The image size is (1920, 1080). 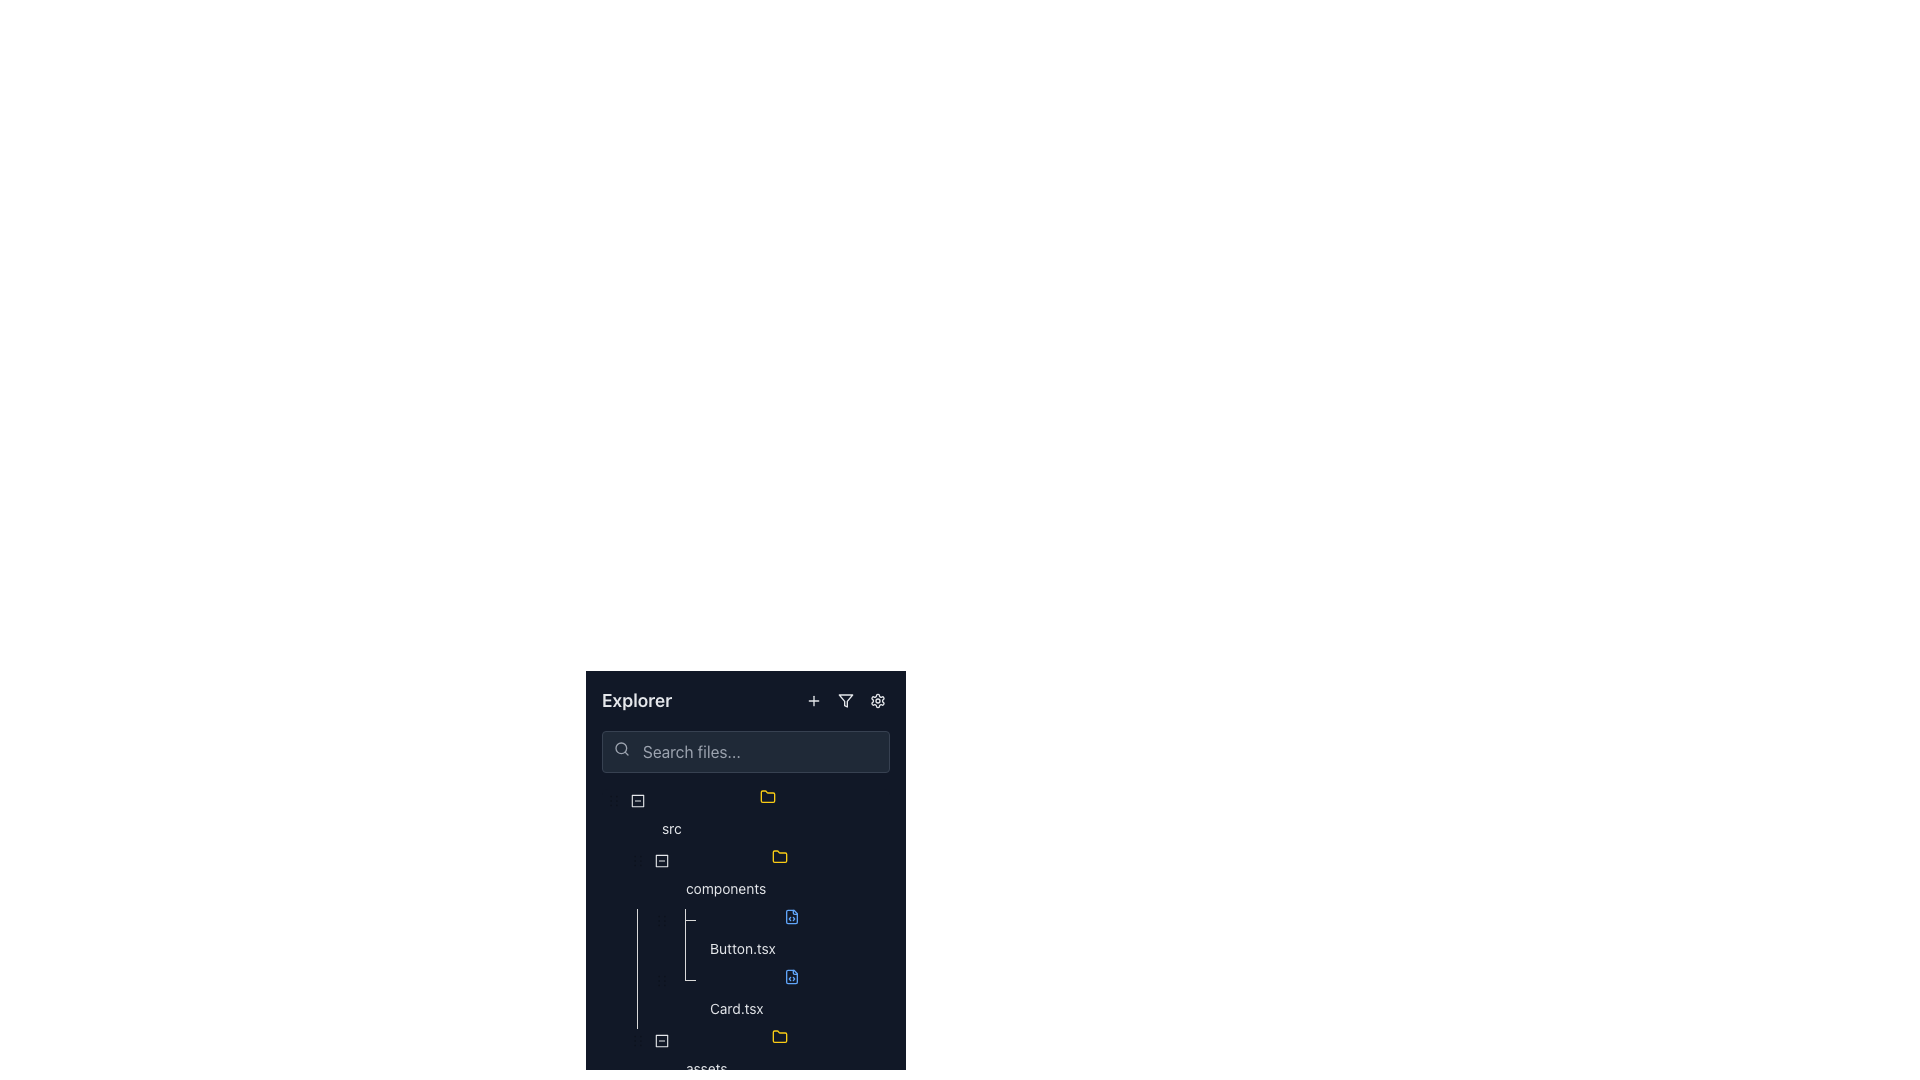 I want to click on the 'src' folder, so click(x=771, y=817).